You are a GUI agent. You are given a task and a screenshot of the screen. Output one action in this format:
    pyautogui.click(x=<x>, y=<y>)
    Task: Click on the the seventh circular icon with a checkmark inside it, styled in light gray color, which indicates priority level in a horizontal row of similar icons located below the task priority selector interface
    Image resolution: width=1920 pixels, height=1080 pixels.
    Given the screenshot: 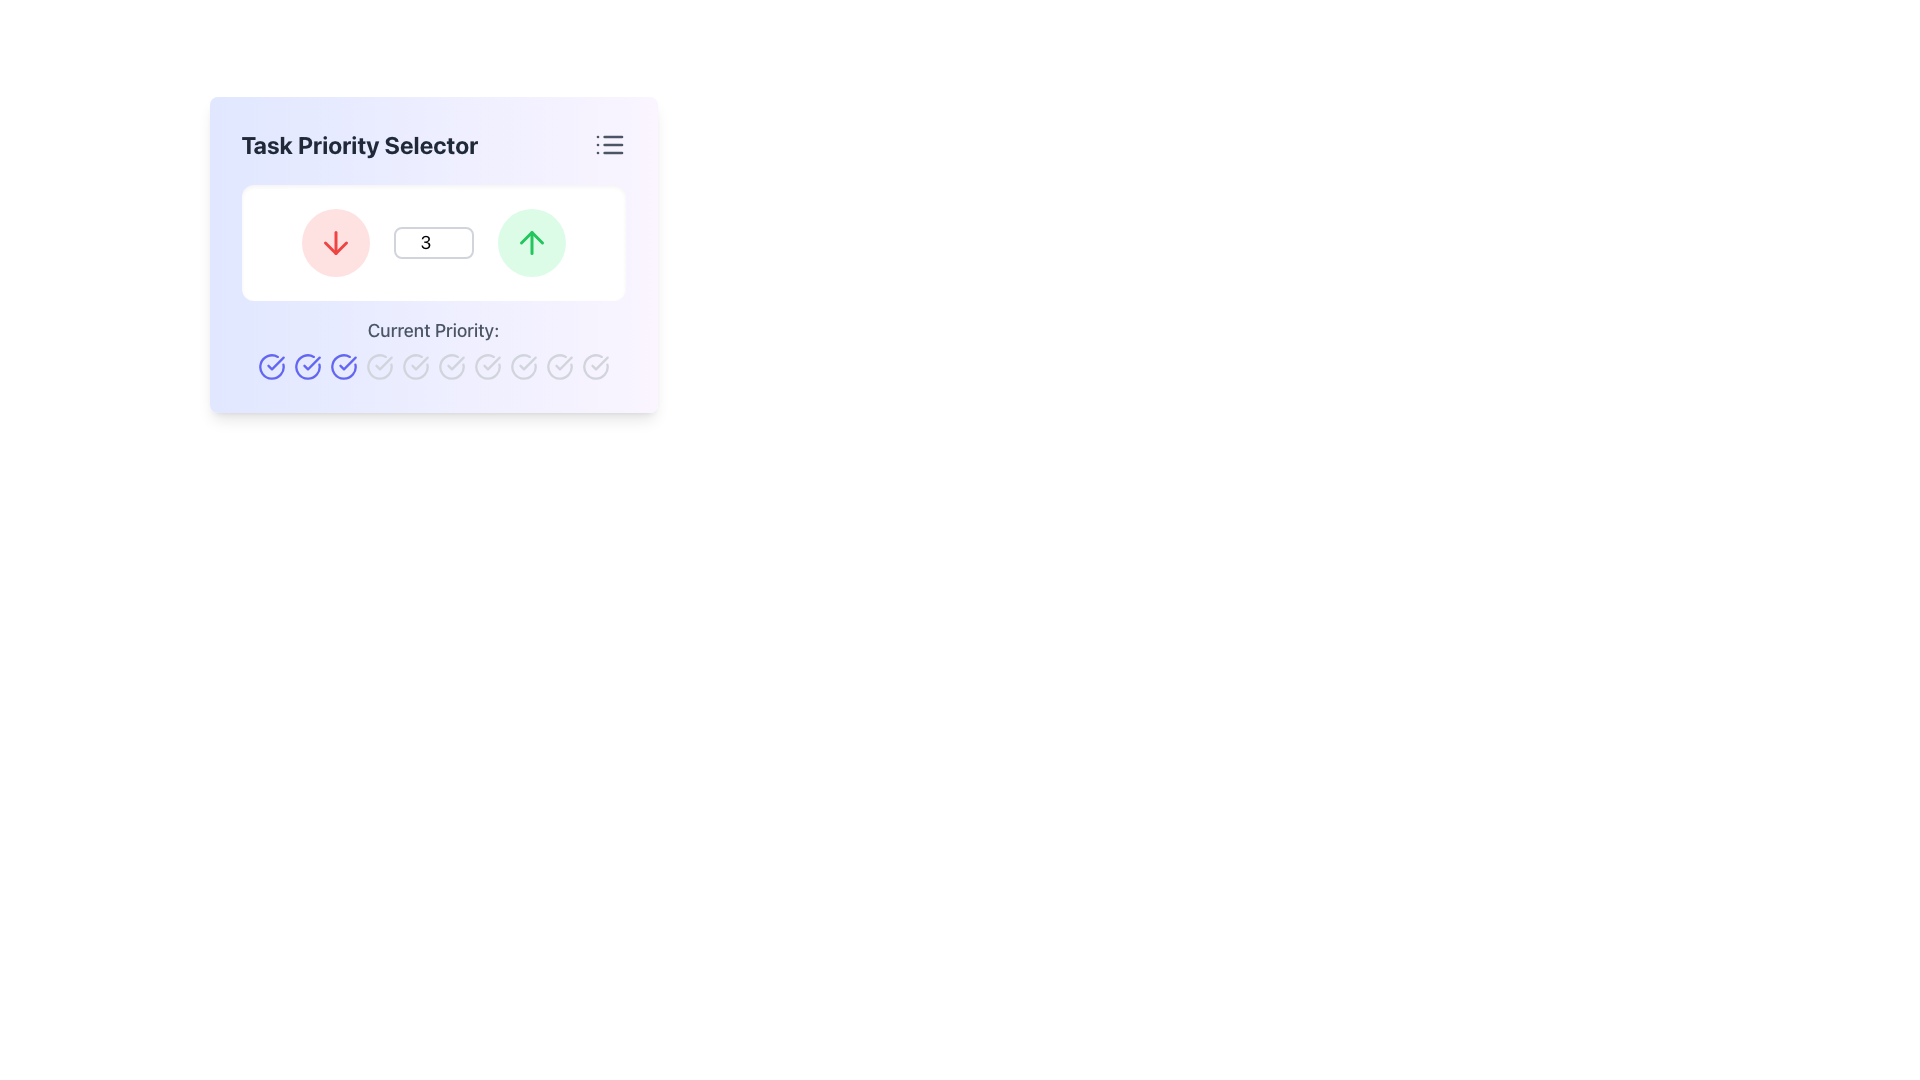 What is the action you would take?
    pyautogui.click(x=450, y=366)
    